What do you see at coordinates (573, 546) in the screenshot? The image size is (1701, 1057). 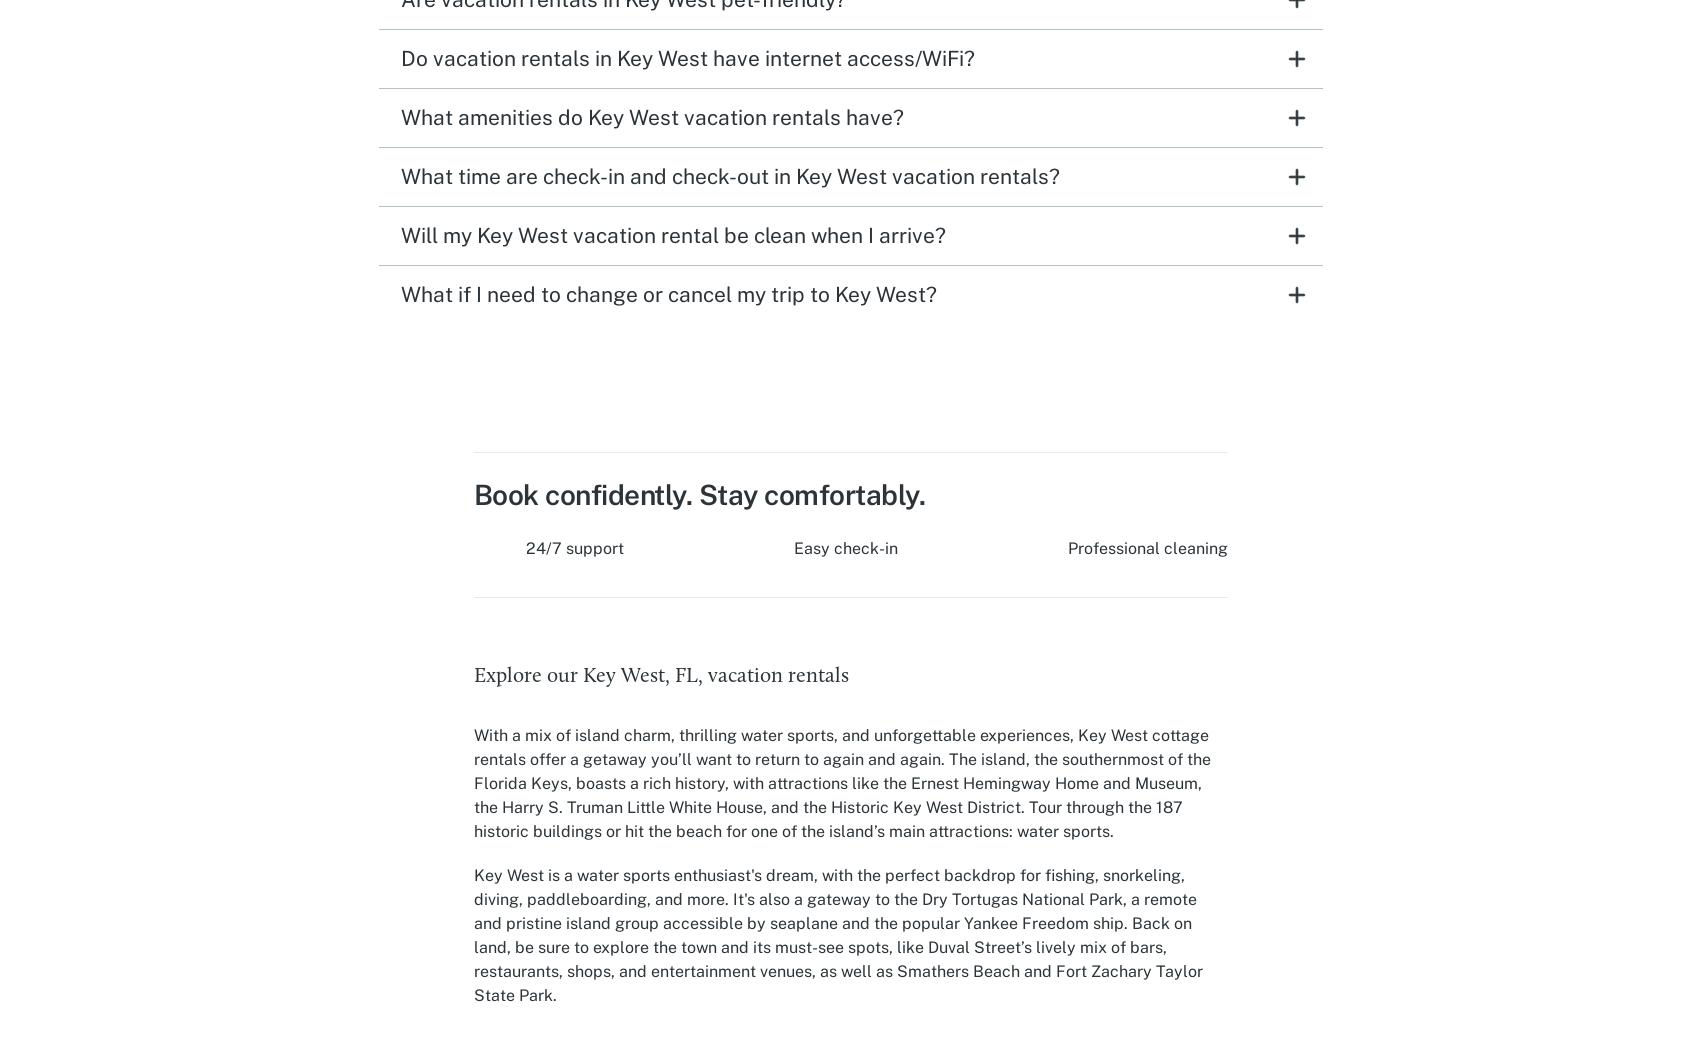 I see `'24/7 support'` at bounding box center [573, 546].